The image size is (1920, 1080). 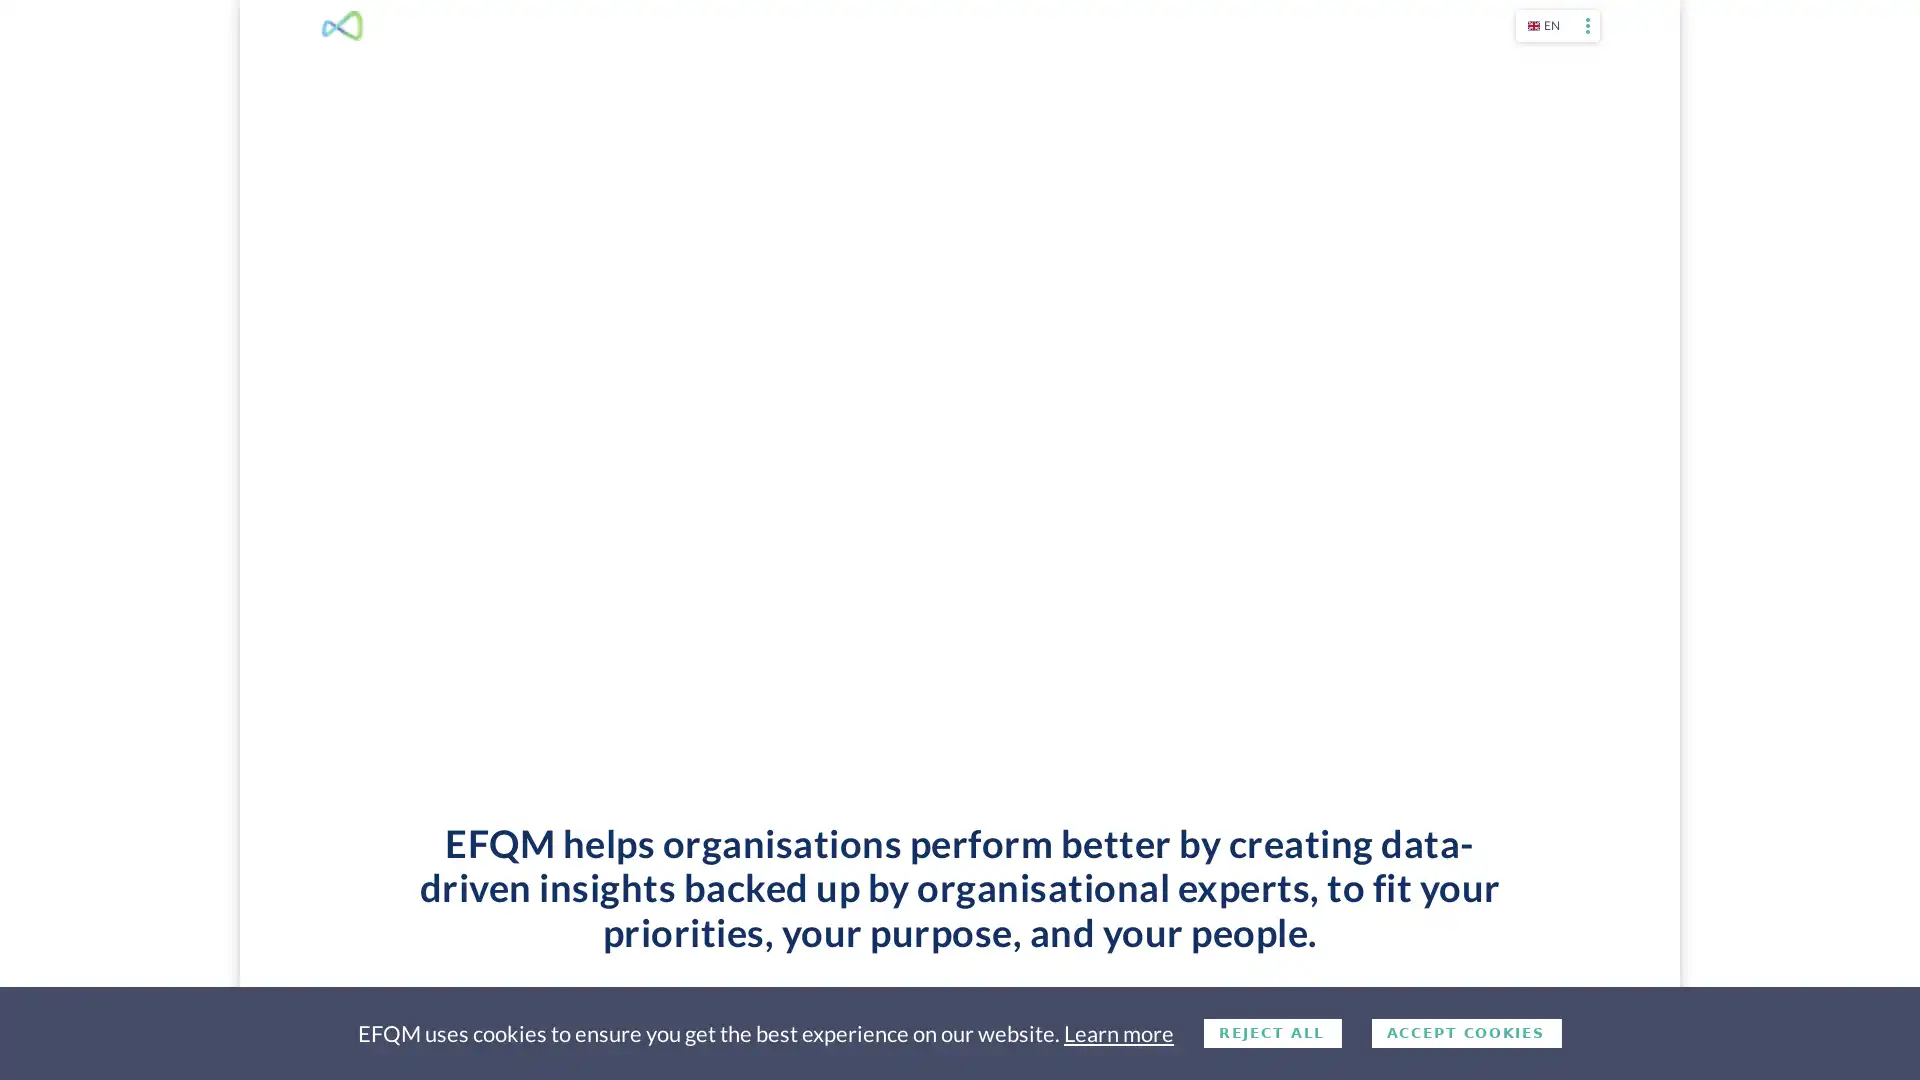 I want to click on WHAT WE DO, so click(x=1169, y=71).